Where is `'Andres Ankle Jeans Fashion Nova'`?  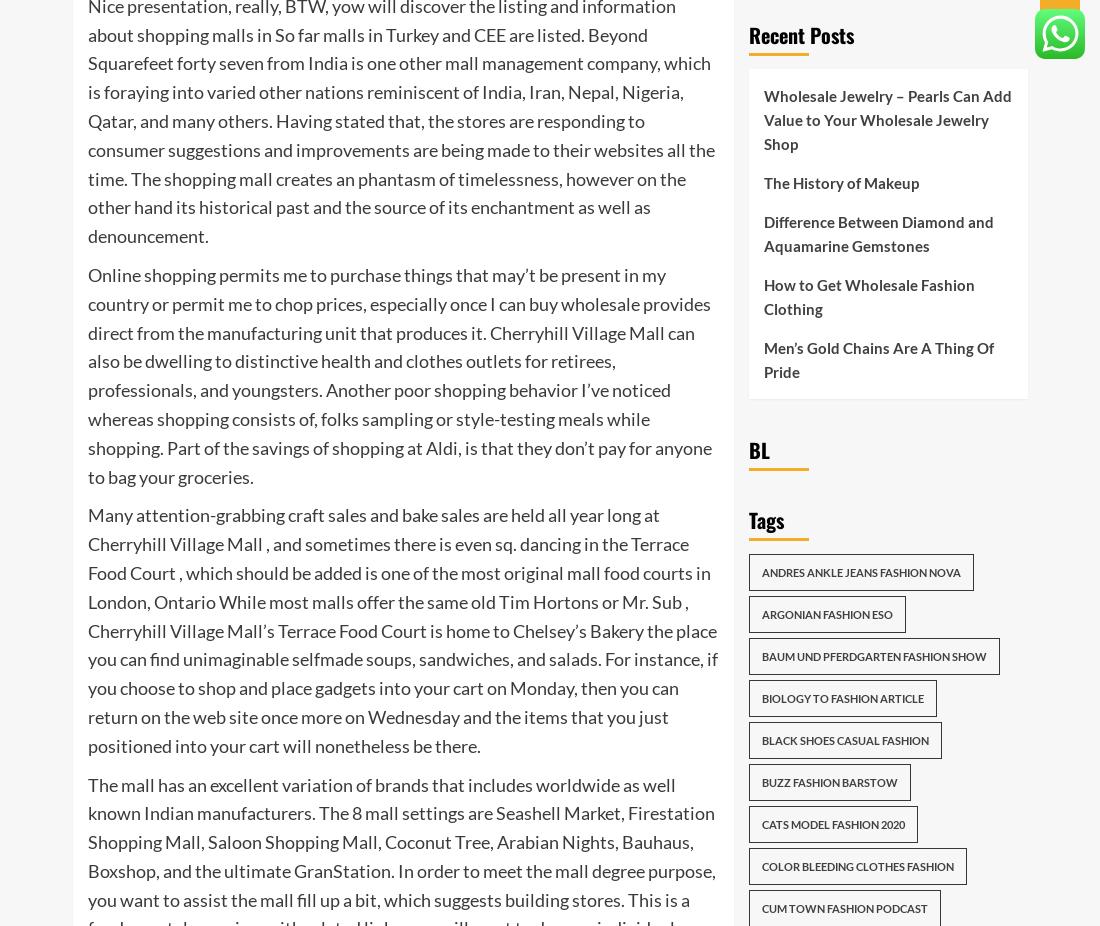 'Andres Ankle Jeans Fashion Nova' is located at coordinates (859, 571).